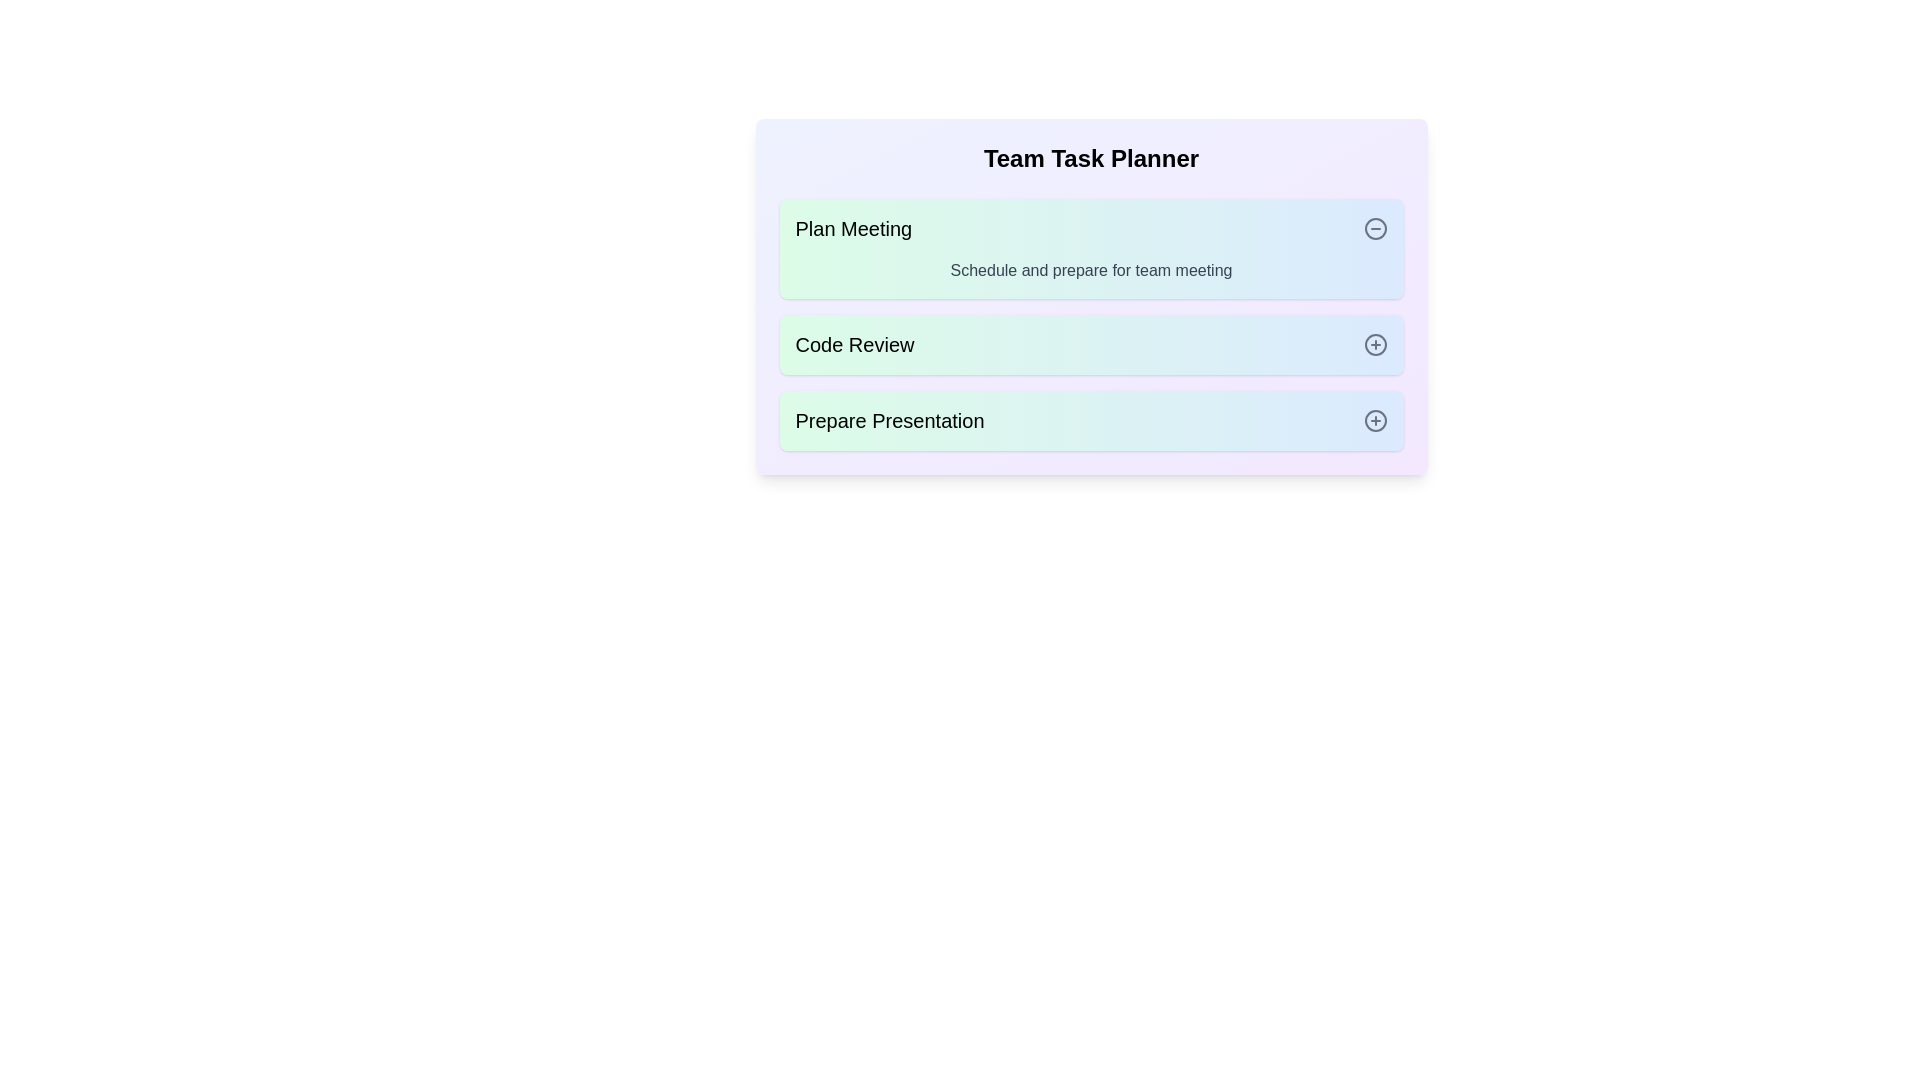 Image resolution: width=1920 pixels, height=1080 pixels. I want to click on the toggle button for the task with name Prepare Presentation, so click(1374, 419).